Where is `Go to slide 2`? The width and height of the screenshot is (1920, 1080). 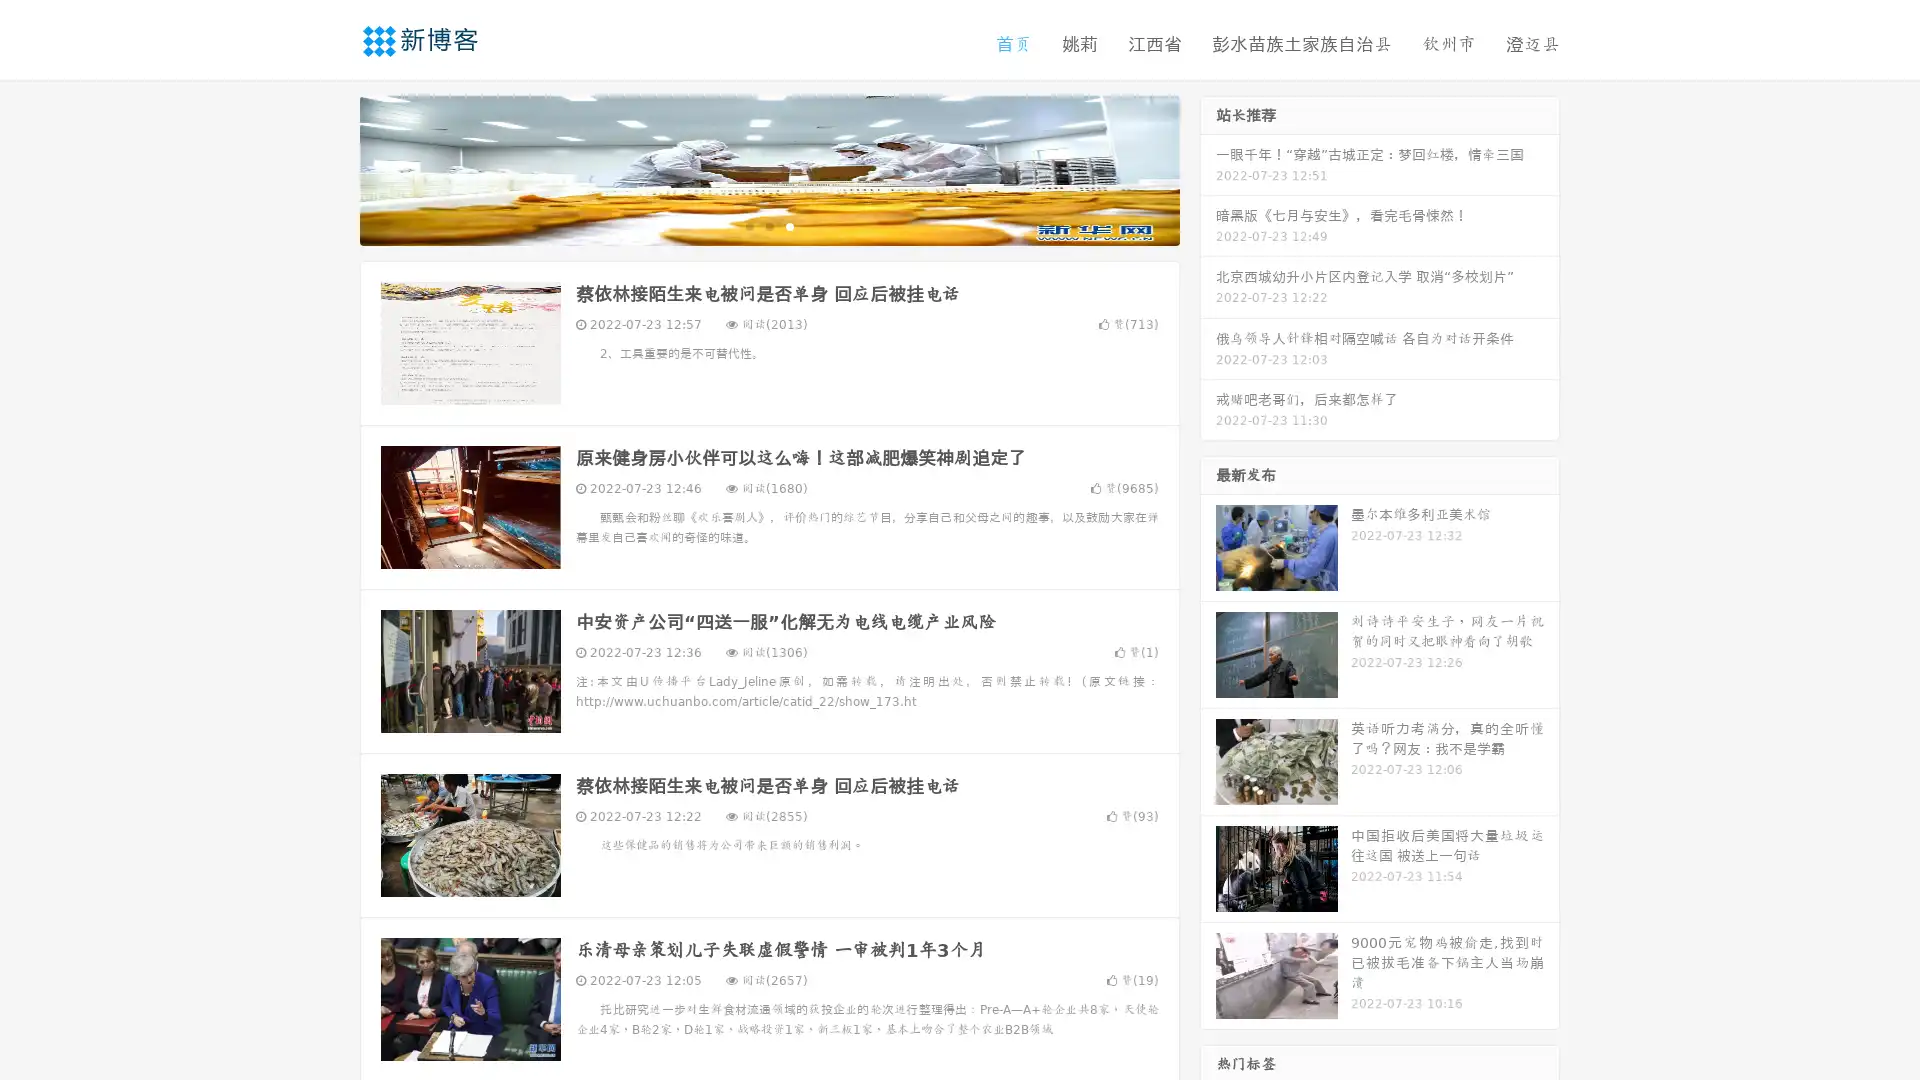
Go to slide 2 is located at coordinates (768, 225).